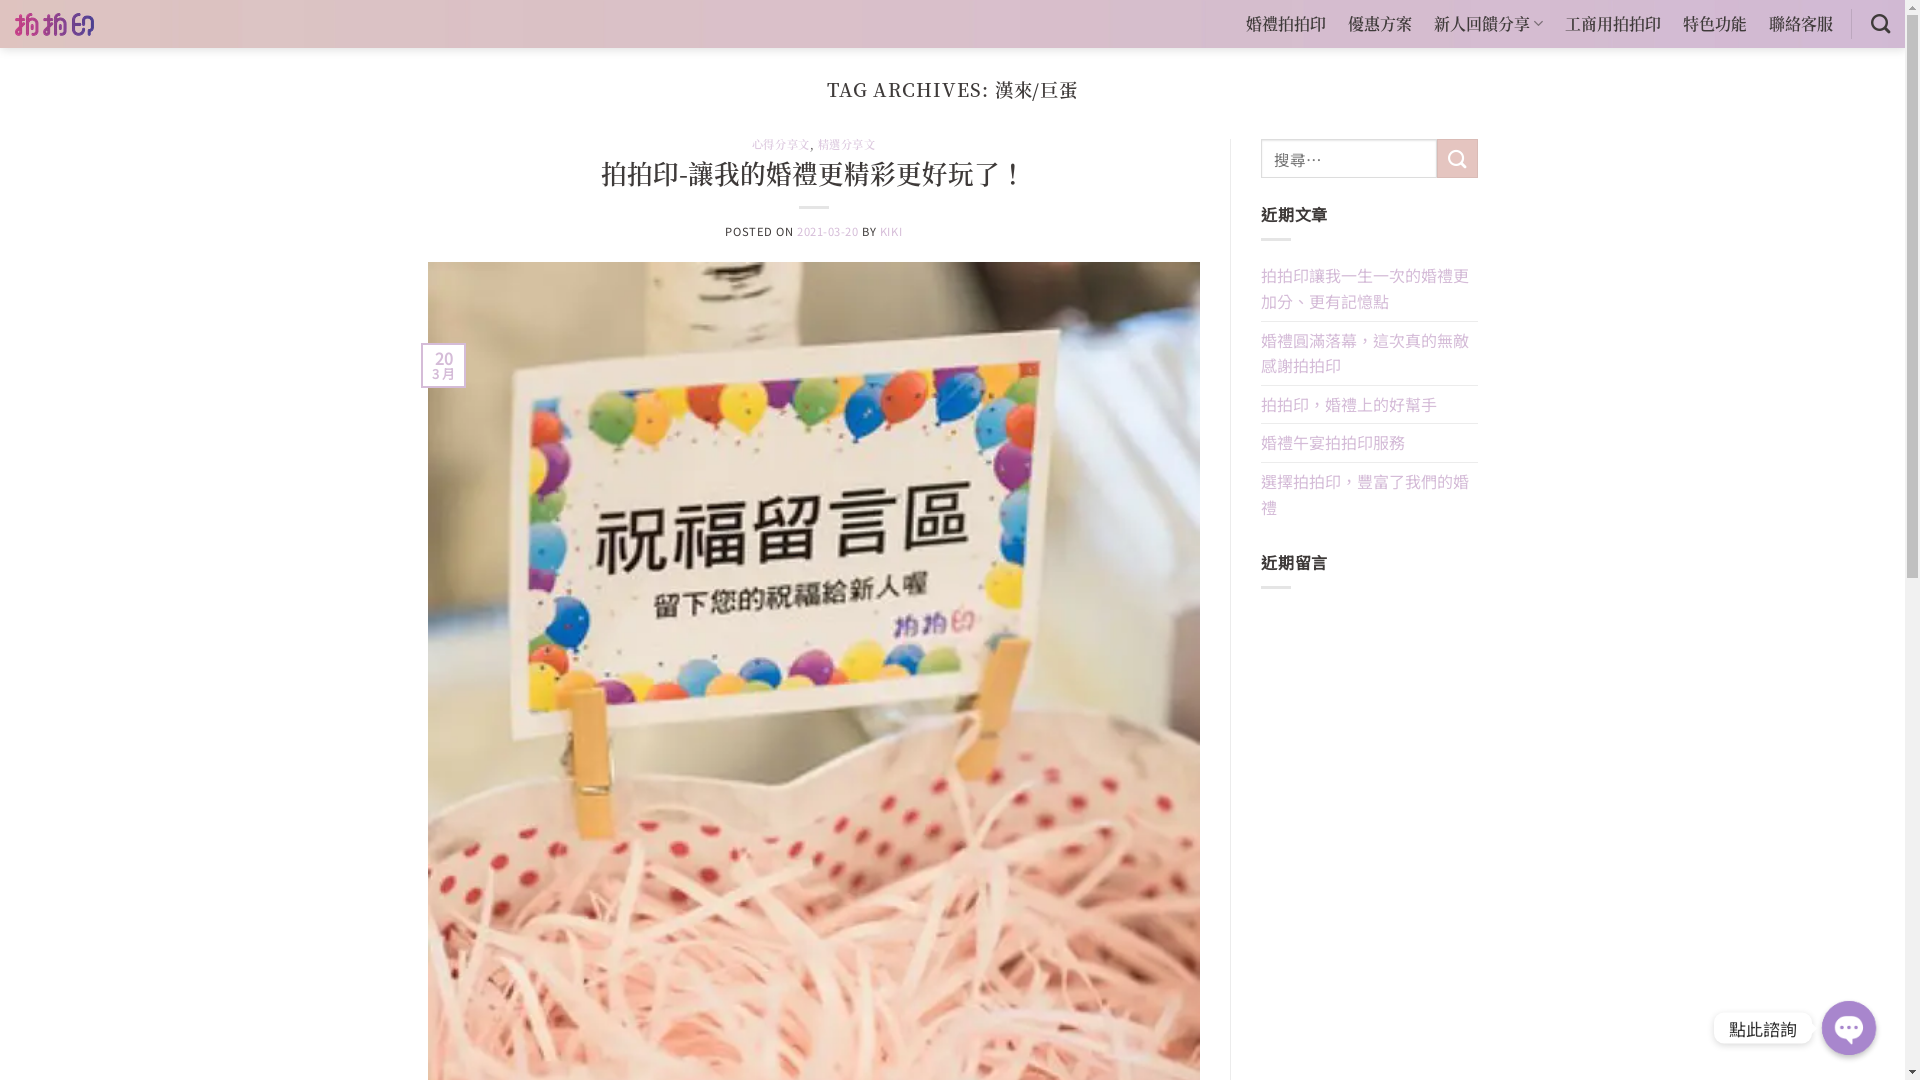  I want to click on 'KIKI', so click(890, 230).